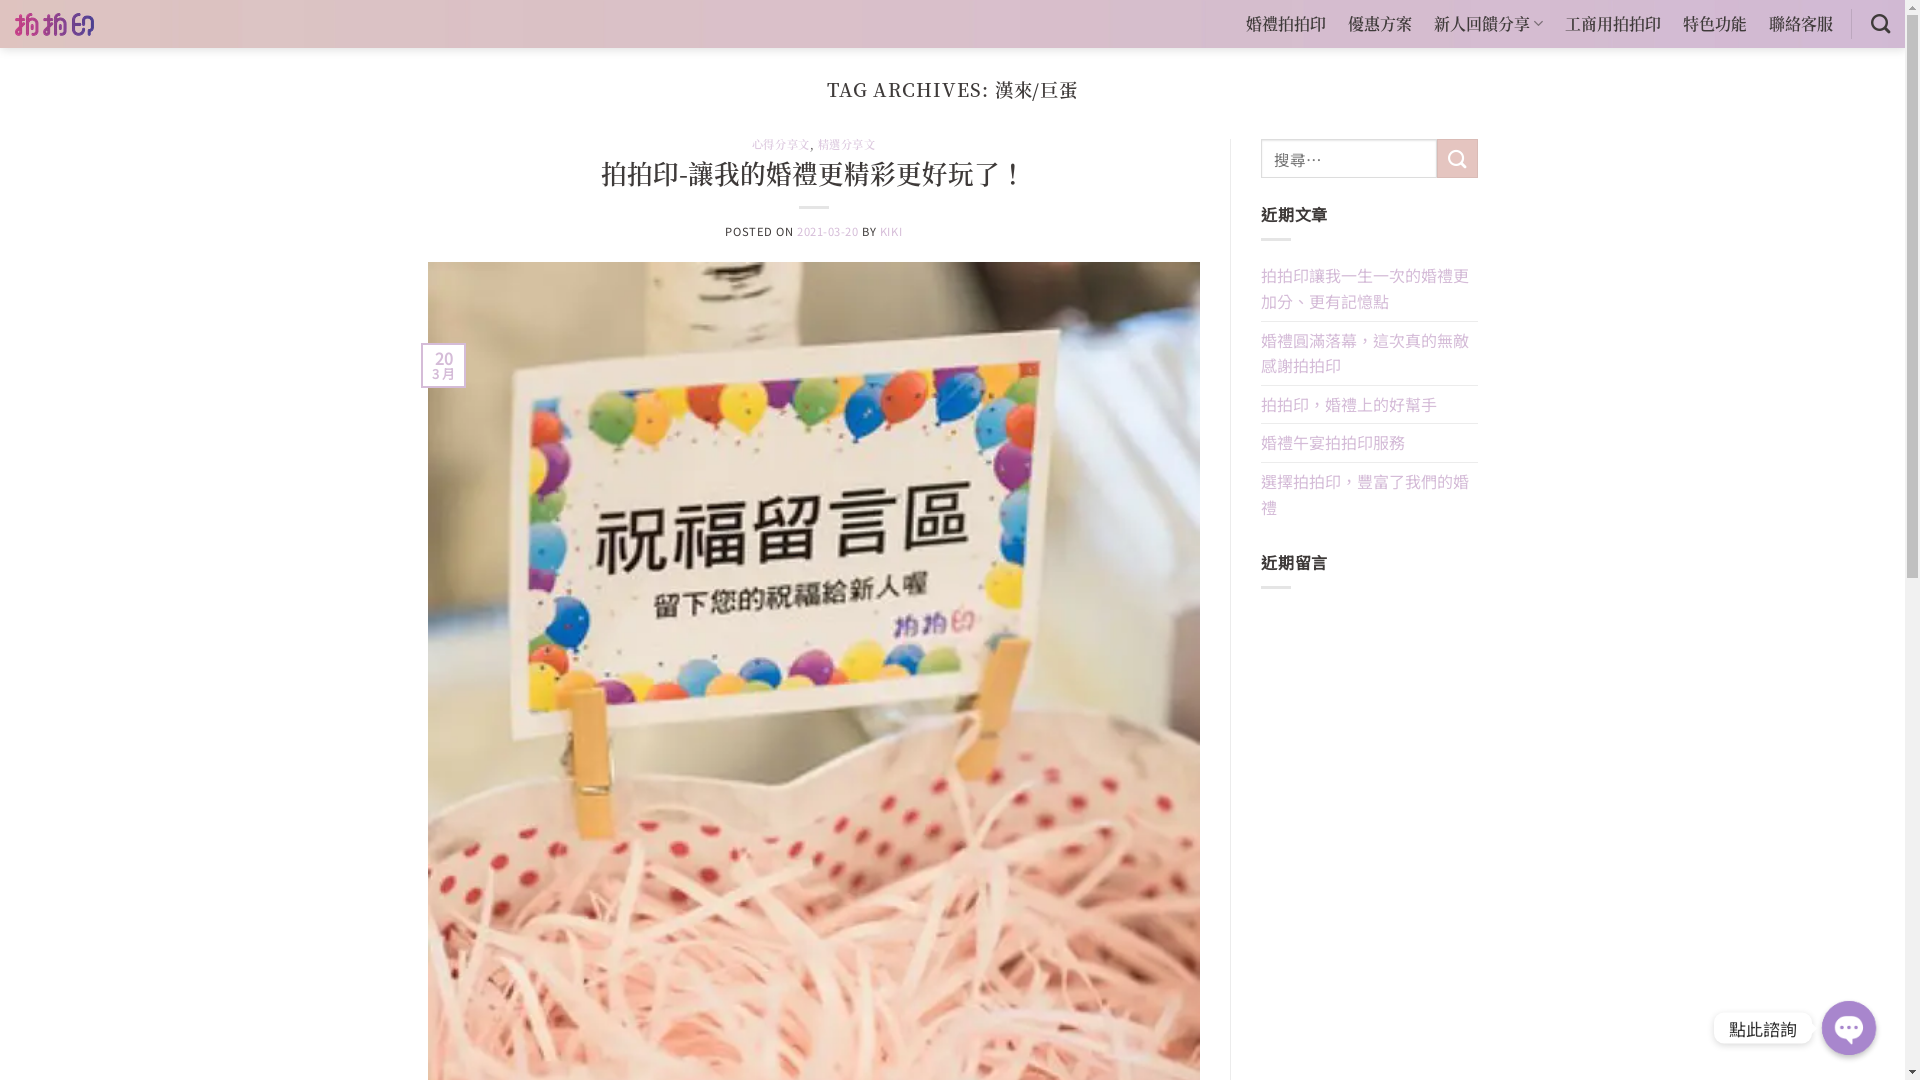  I want to click on 'KIKI', so click(890, 230).